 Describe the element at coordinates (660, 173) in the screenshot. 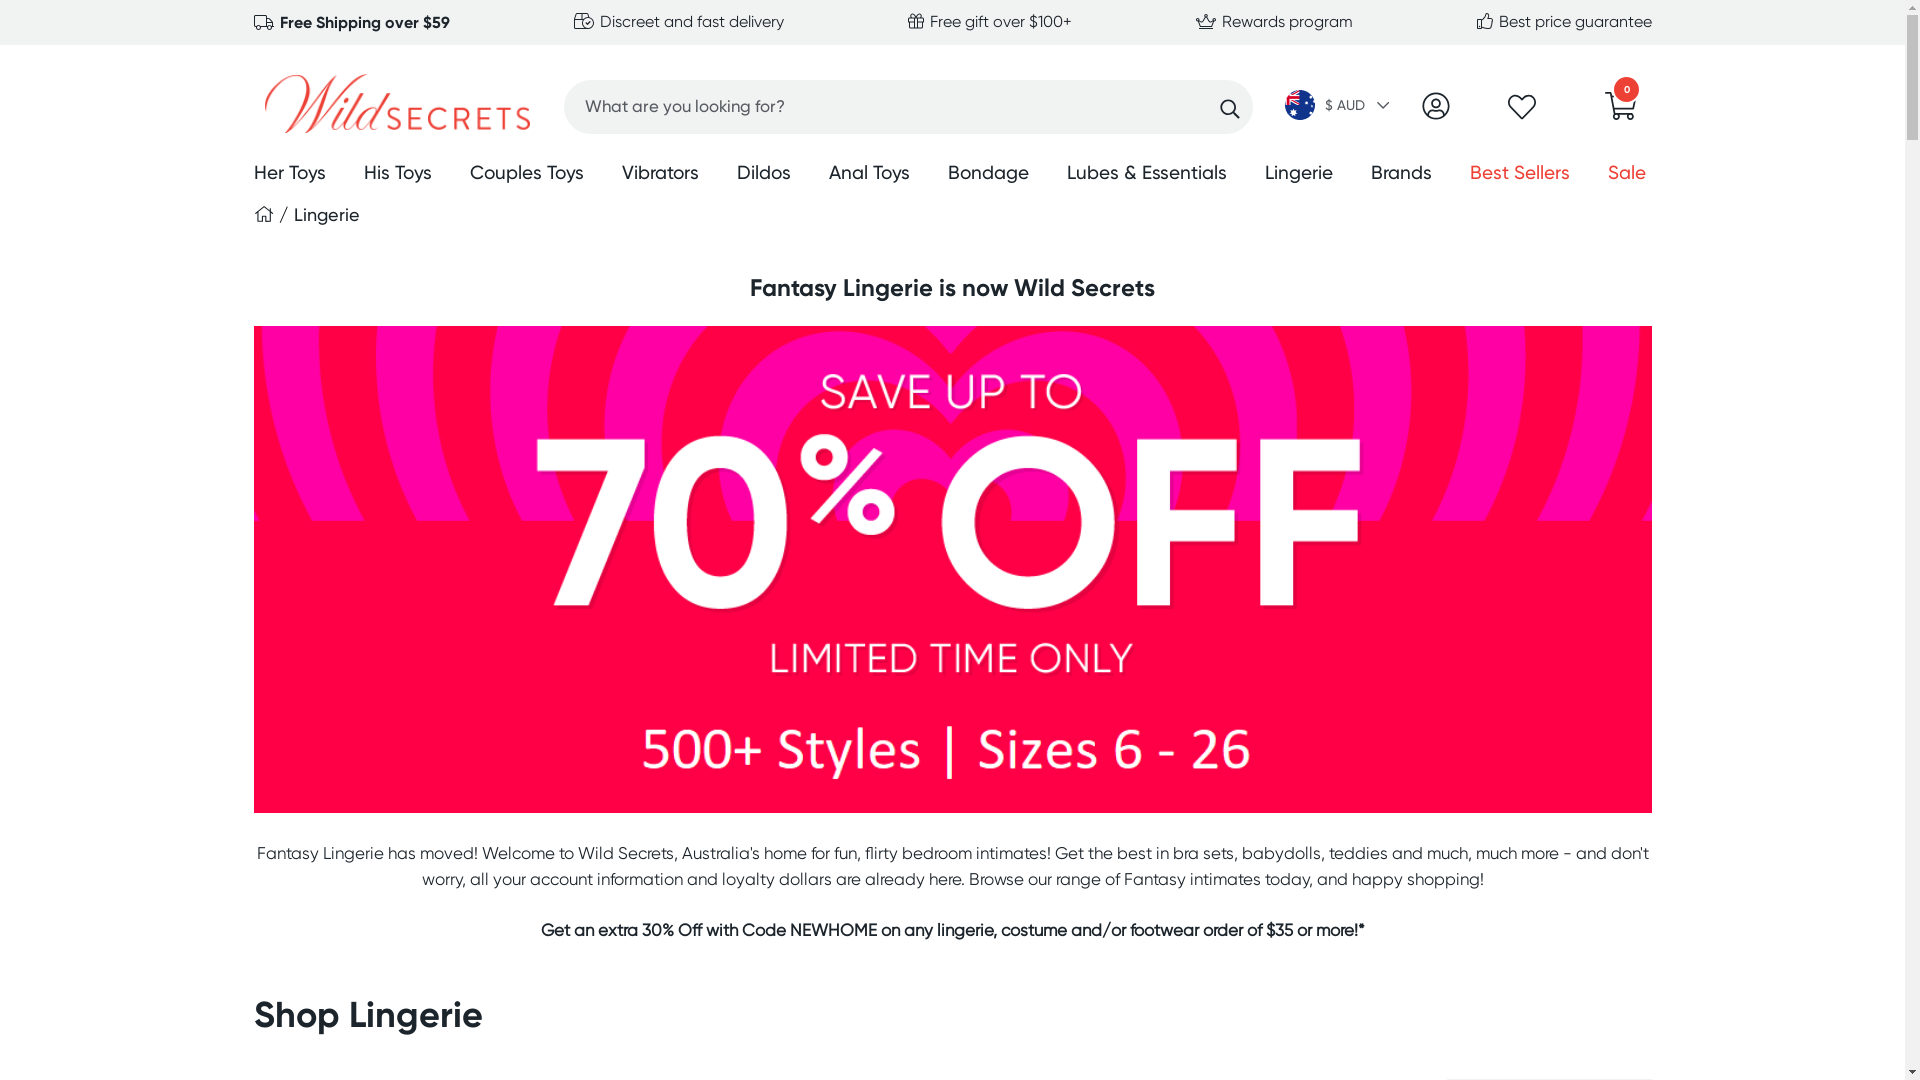

I see `'Vibrators'` at that location.